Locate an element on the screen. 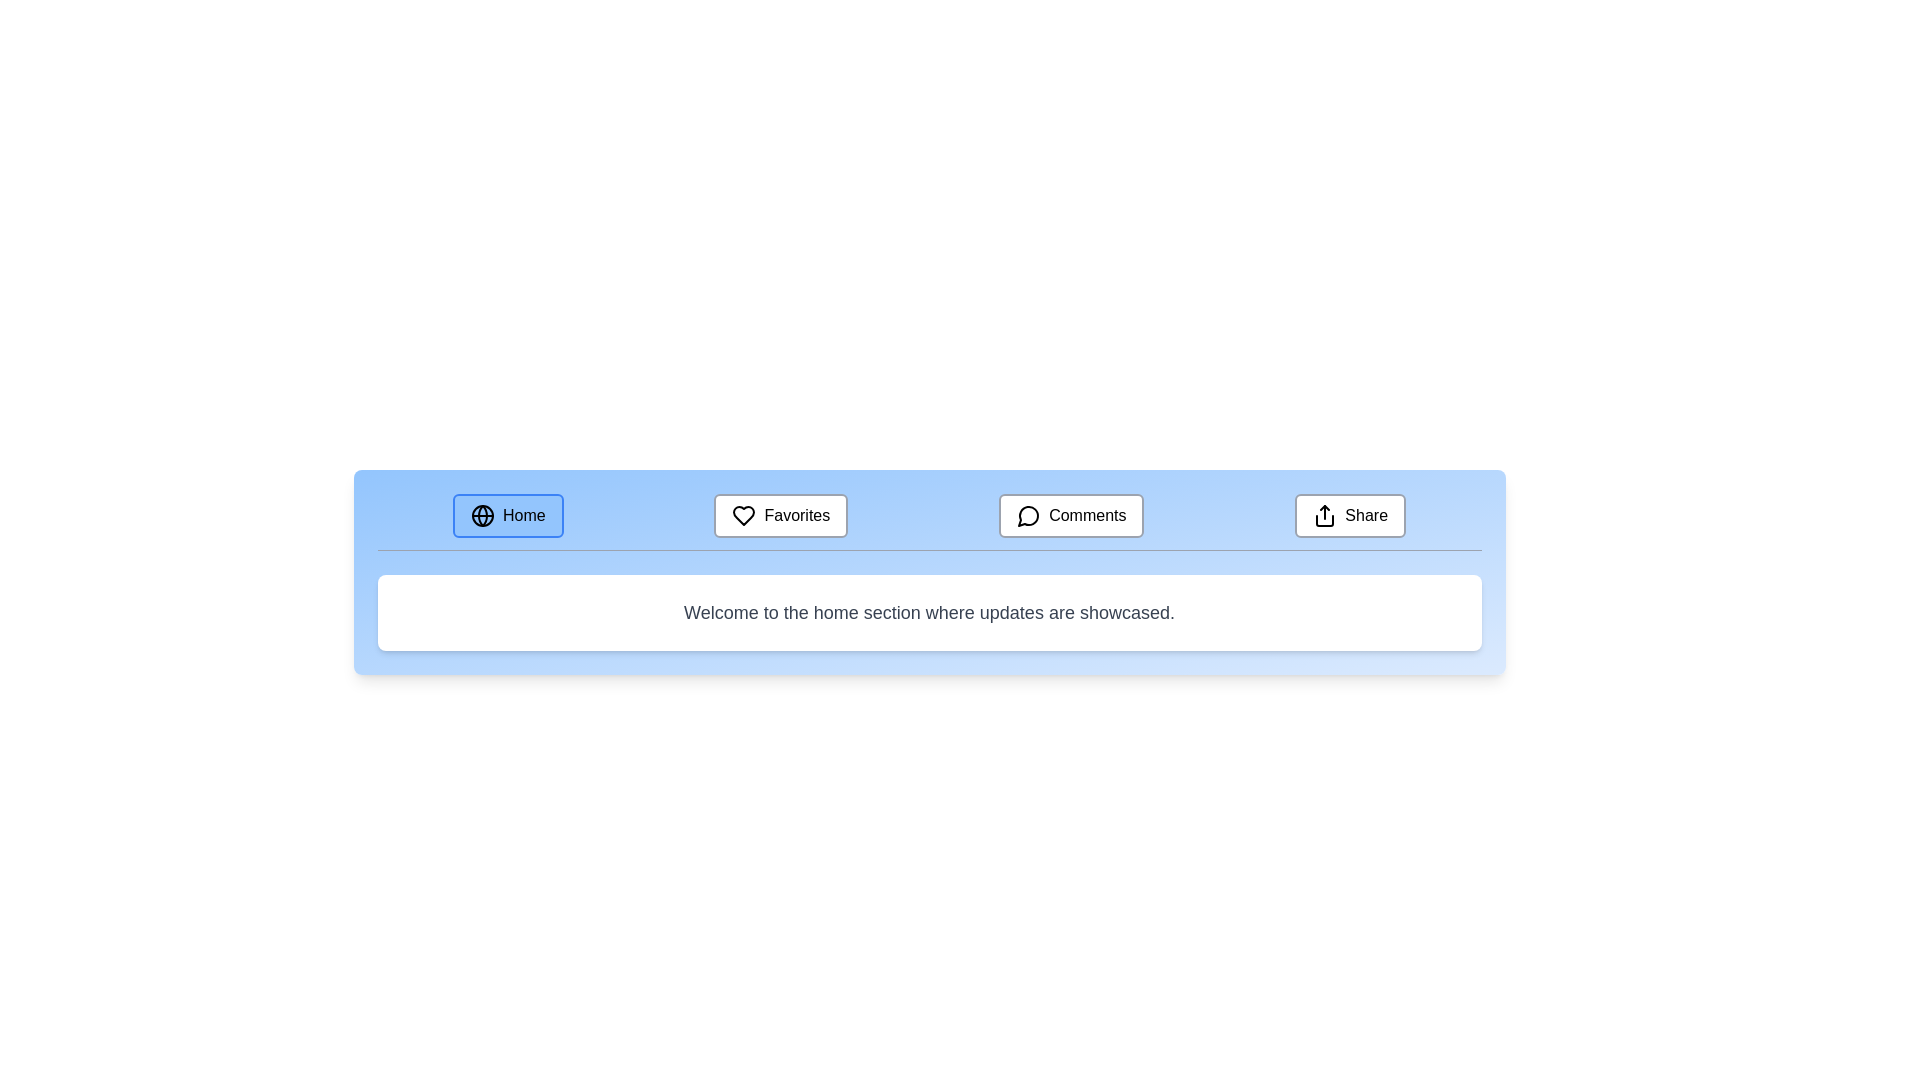  the Comments tab by clicking on it is located at coordinates (1070, 515).